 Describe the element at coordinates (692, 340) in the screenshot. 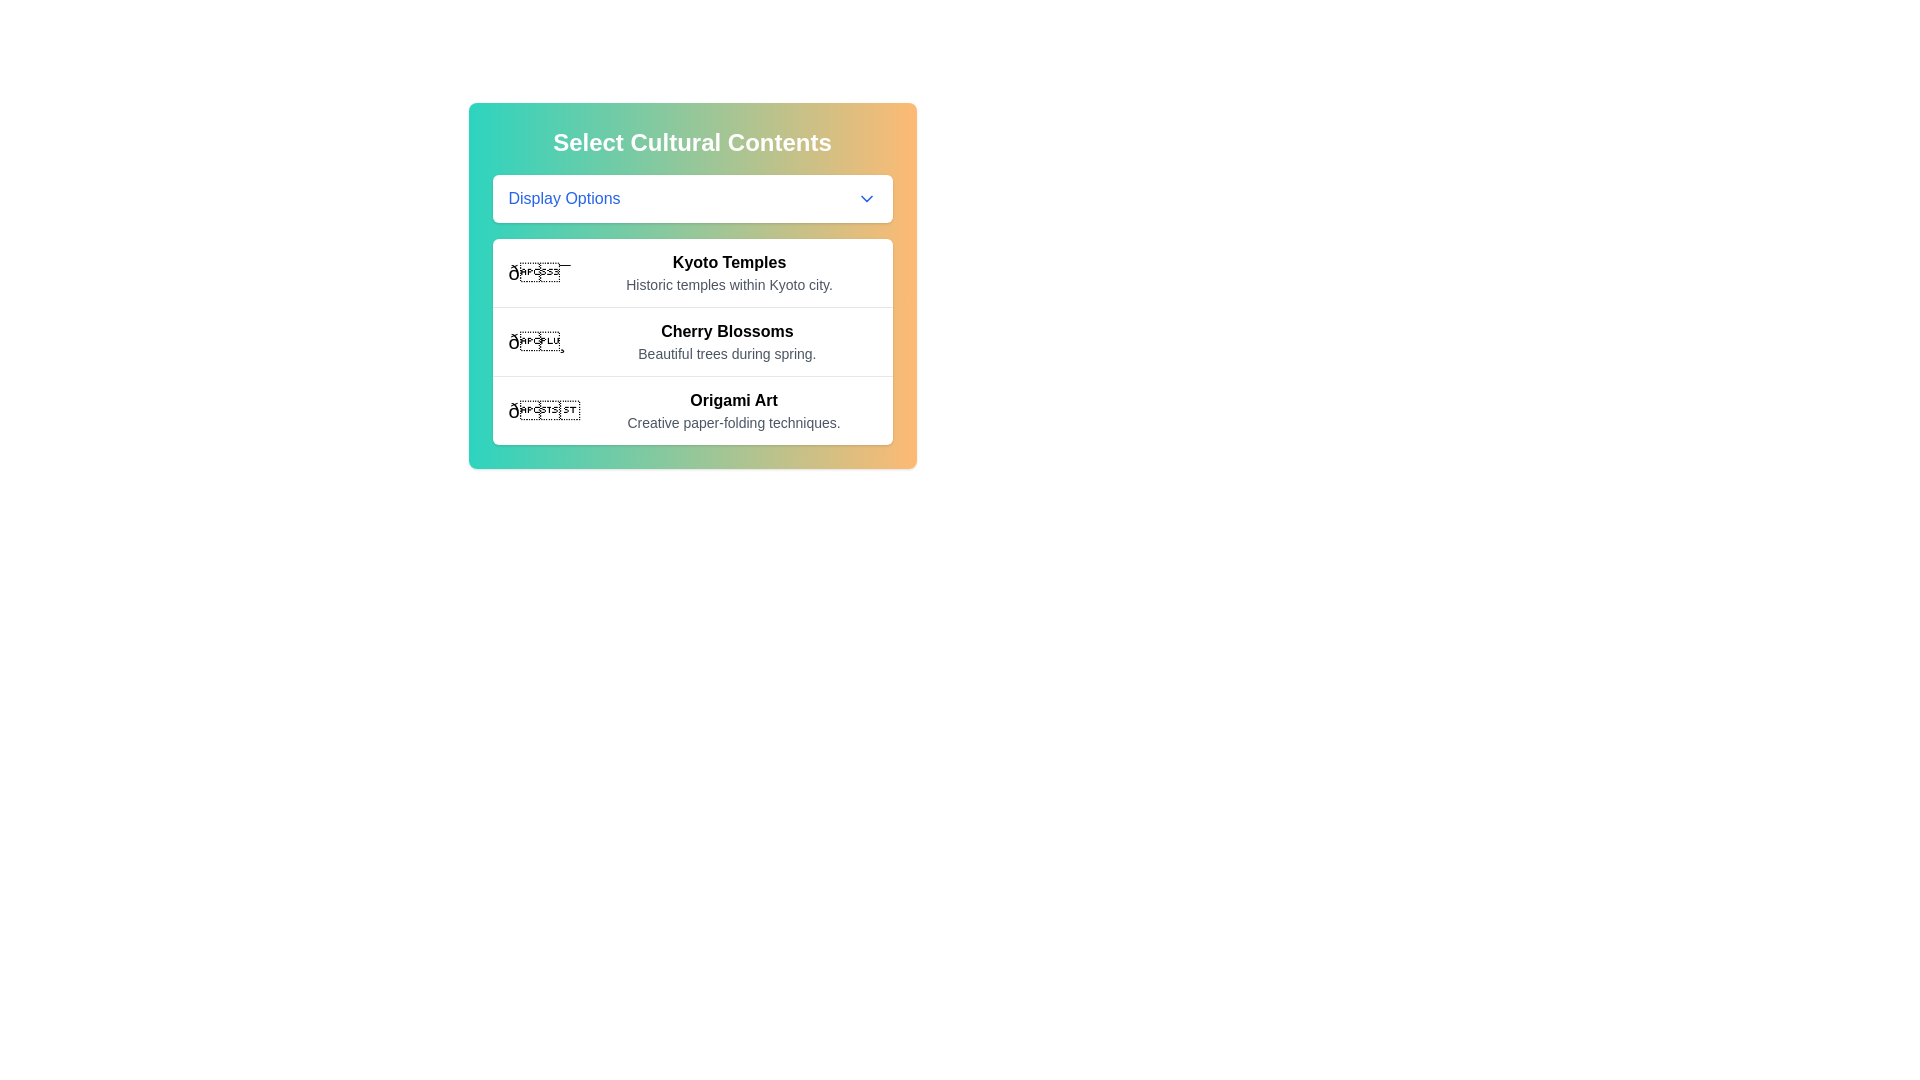

I see `the second list entry in the selection menu, which features an emoji, the bold title 'Cherry Blossoms', and a description 'Beautiful trees during spring.'` at that location.